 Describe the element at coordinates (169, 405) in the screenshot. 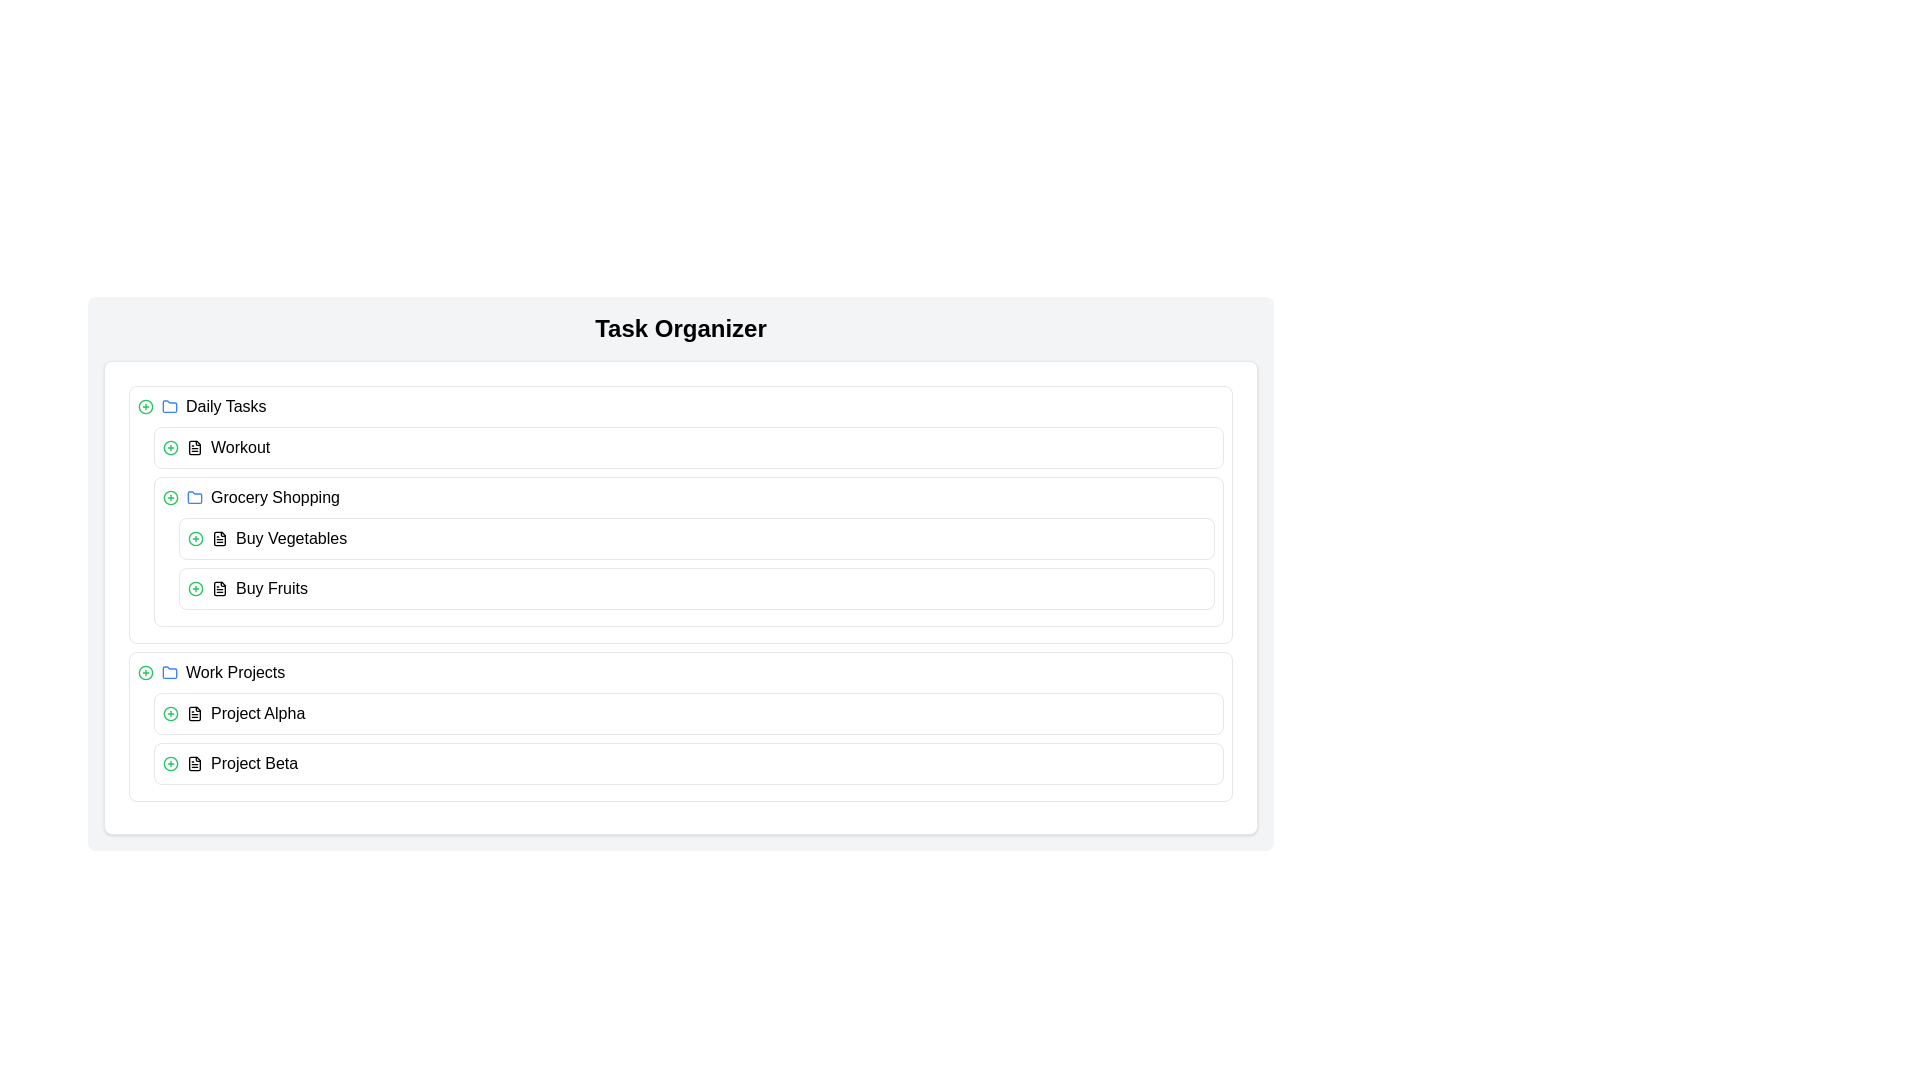

I see `the folder icon in the 'Work Projects' section of the Task Organizer application, which represents project categories such as 'Project Alpha' and 'Project Beta'` at that location.